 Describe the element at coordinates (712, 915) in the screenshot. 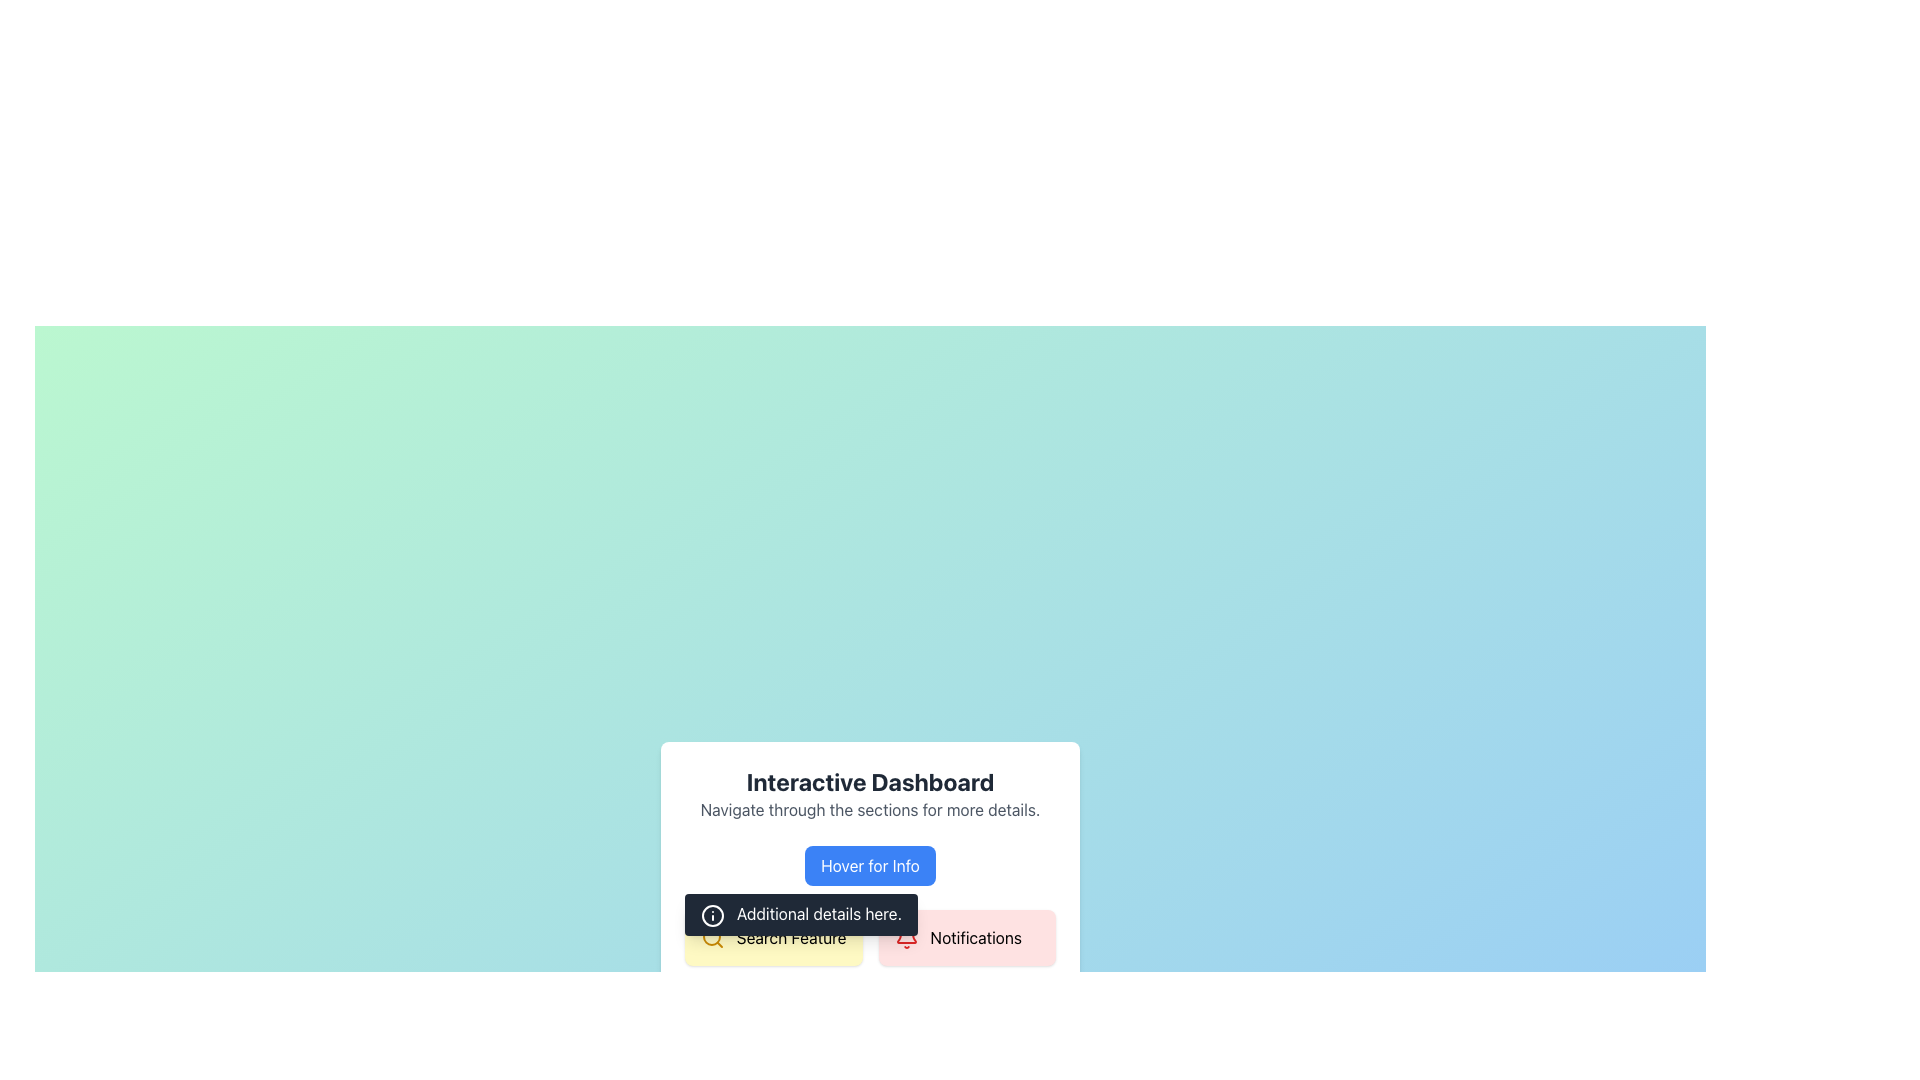

I see `the SVG circle icon that signifies information, located to the left of the tooltip labeled 'Additional details here'` at that location.